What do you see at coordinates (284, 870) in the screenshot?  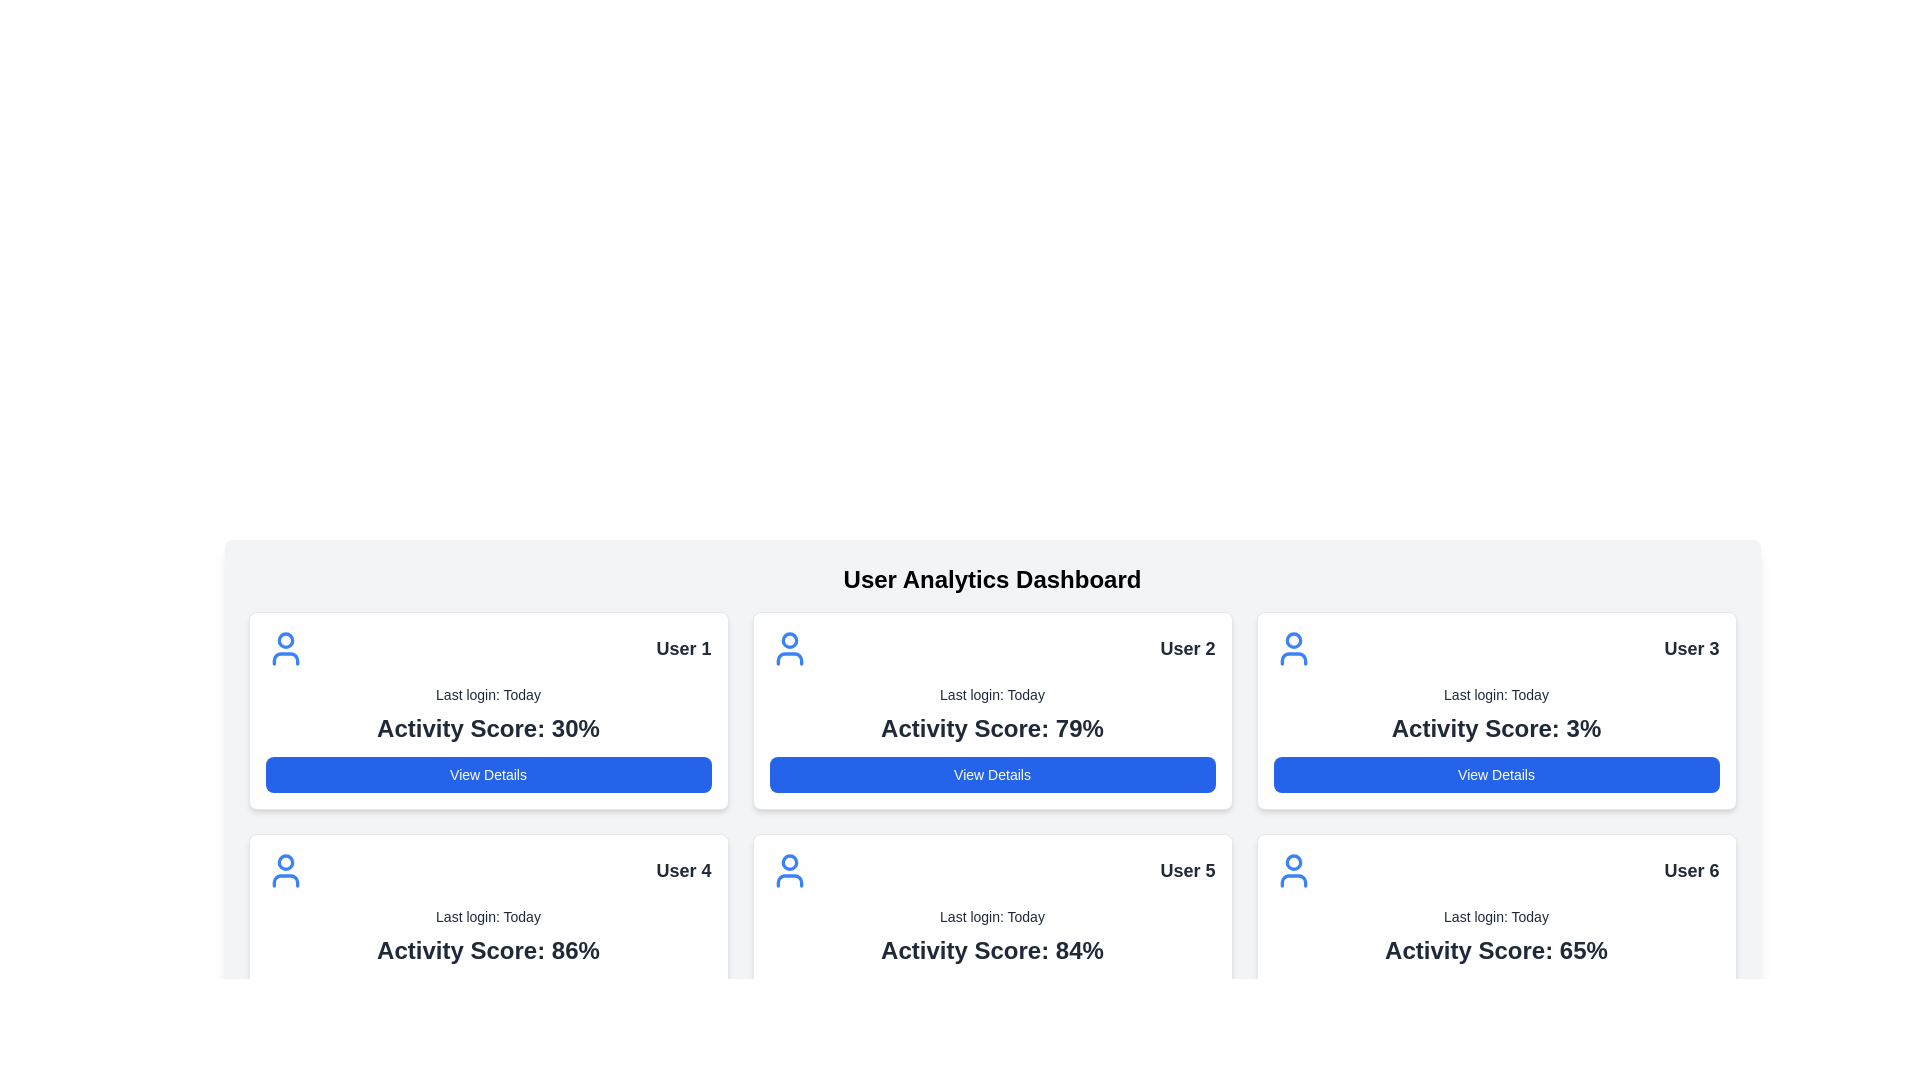 I see `the user profile icon labeled 'User 4' located at the top-left corner of the fourth card` at bounding box center [284, 870].